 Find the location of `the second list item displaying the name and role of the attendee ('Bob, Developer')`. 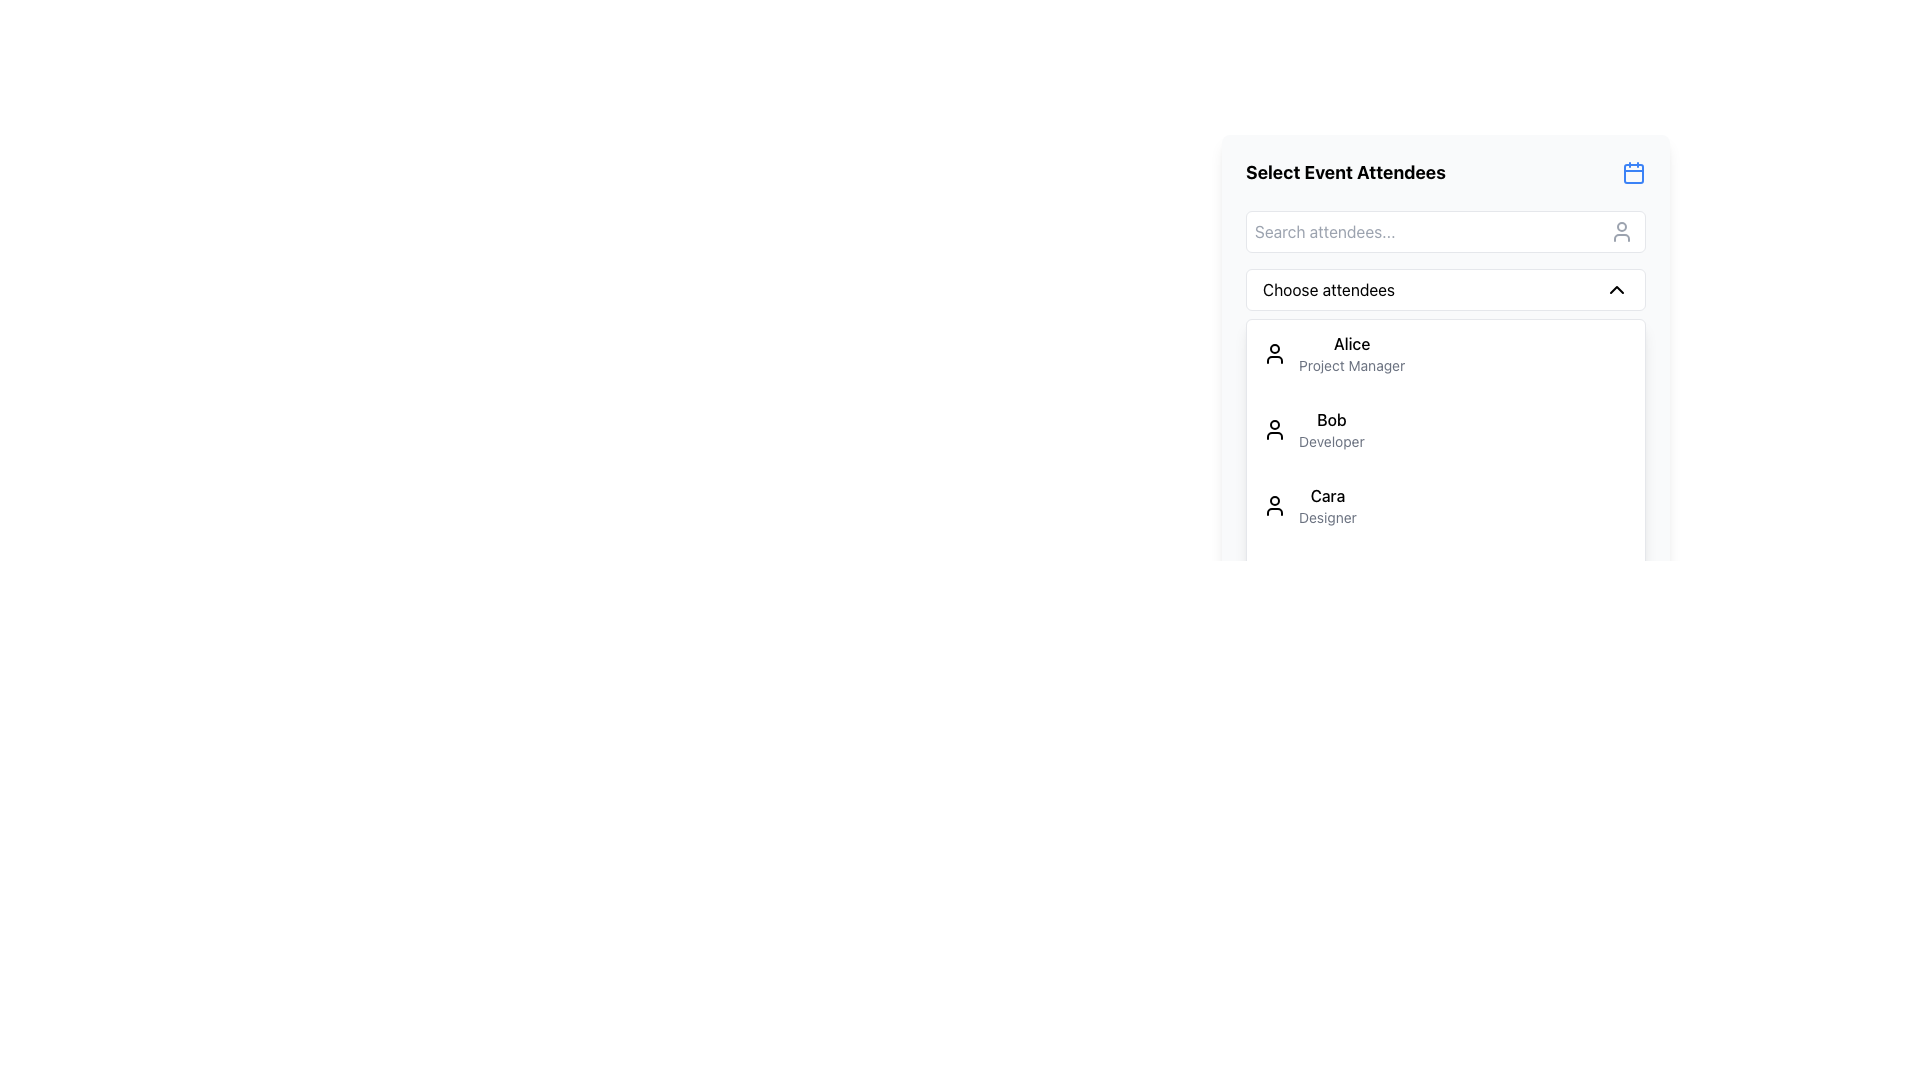

the second list item displaying the name and role of the attendee ('Bob, Developer') is located at coordinates (1445, 428).